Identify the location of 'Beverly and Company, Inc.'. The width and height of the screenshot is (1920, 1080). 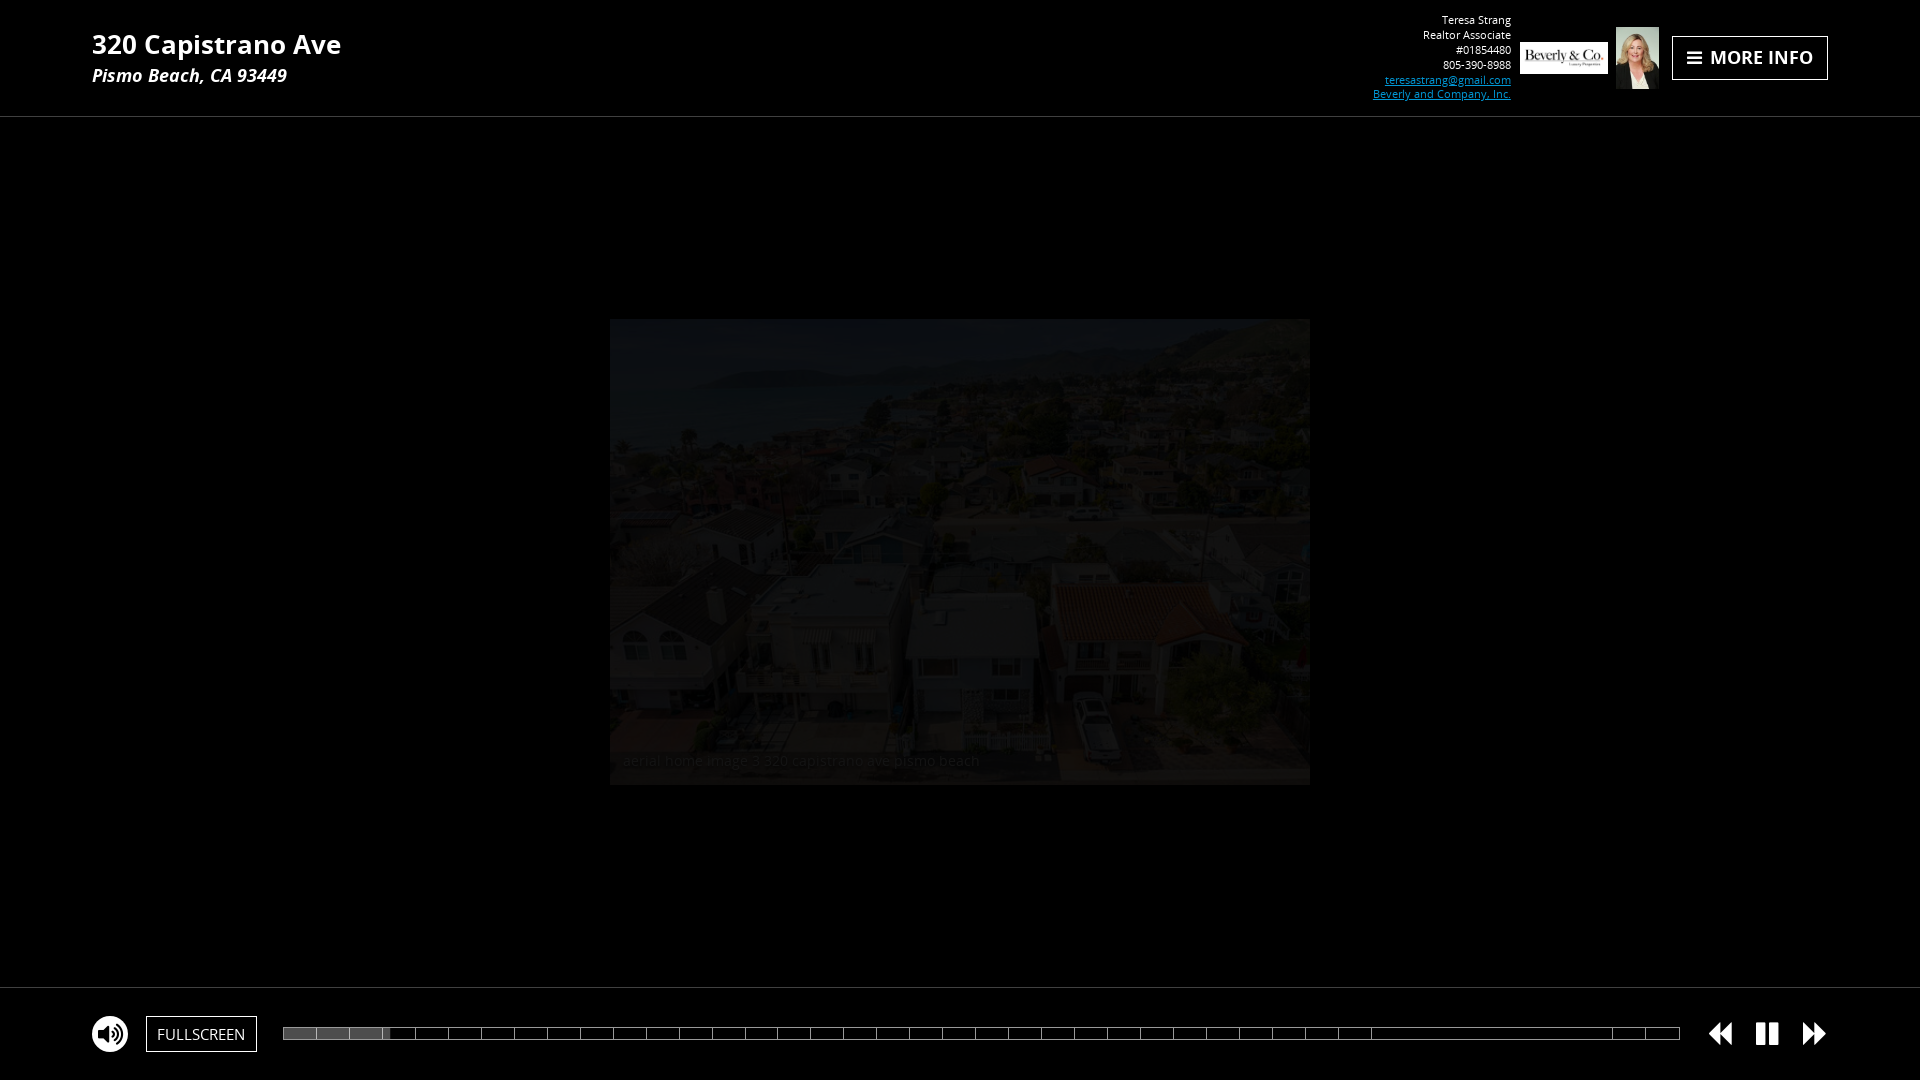
(1441, 93).